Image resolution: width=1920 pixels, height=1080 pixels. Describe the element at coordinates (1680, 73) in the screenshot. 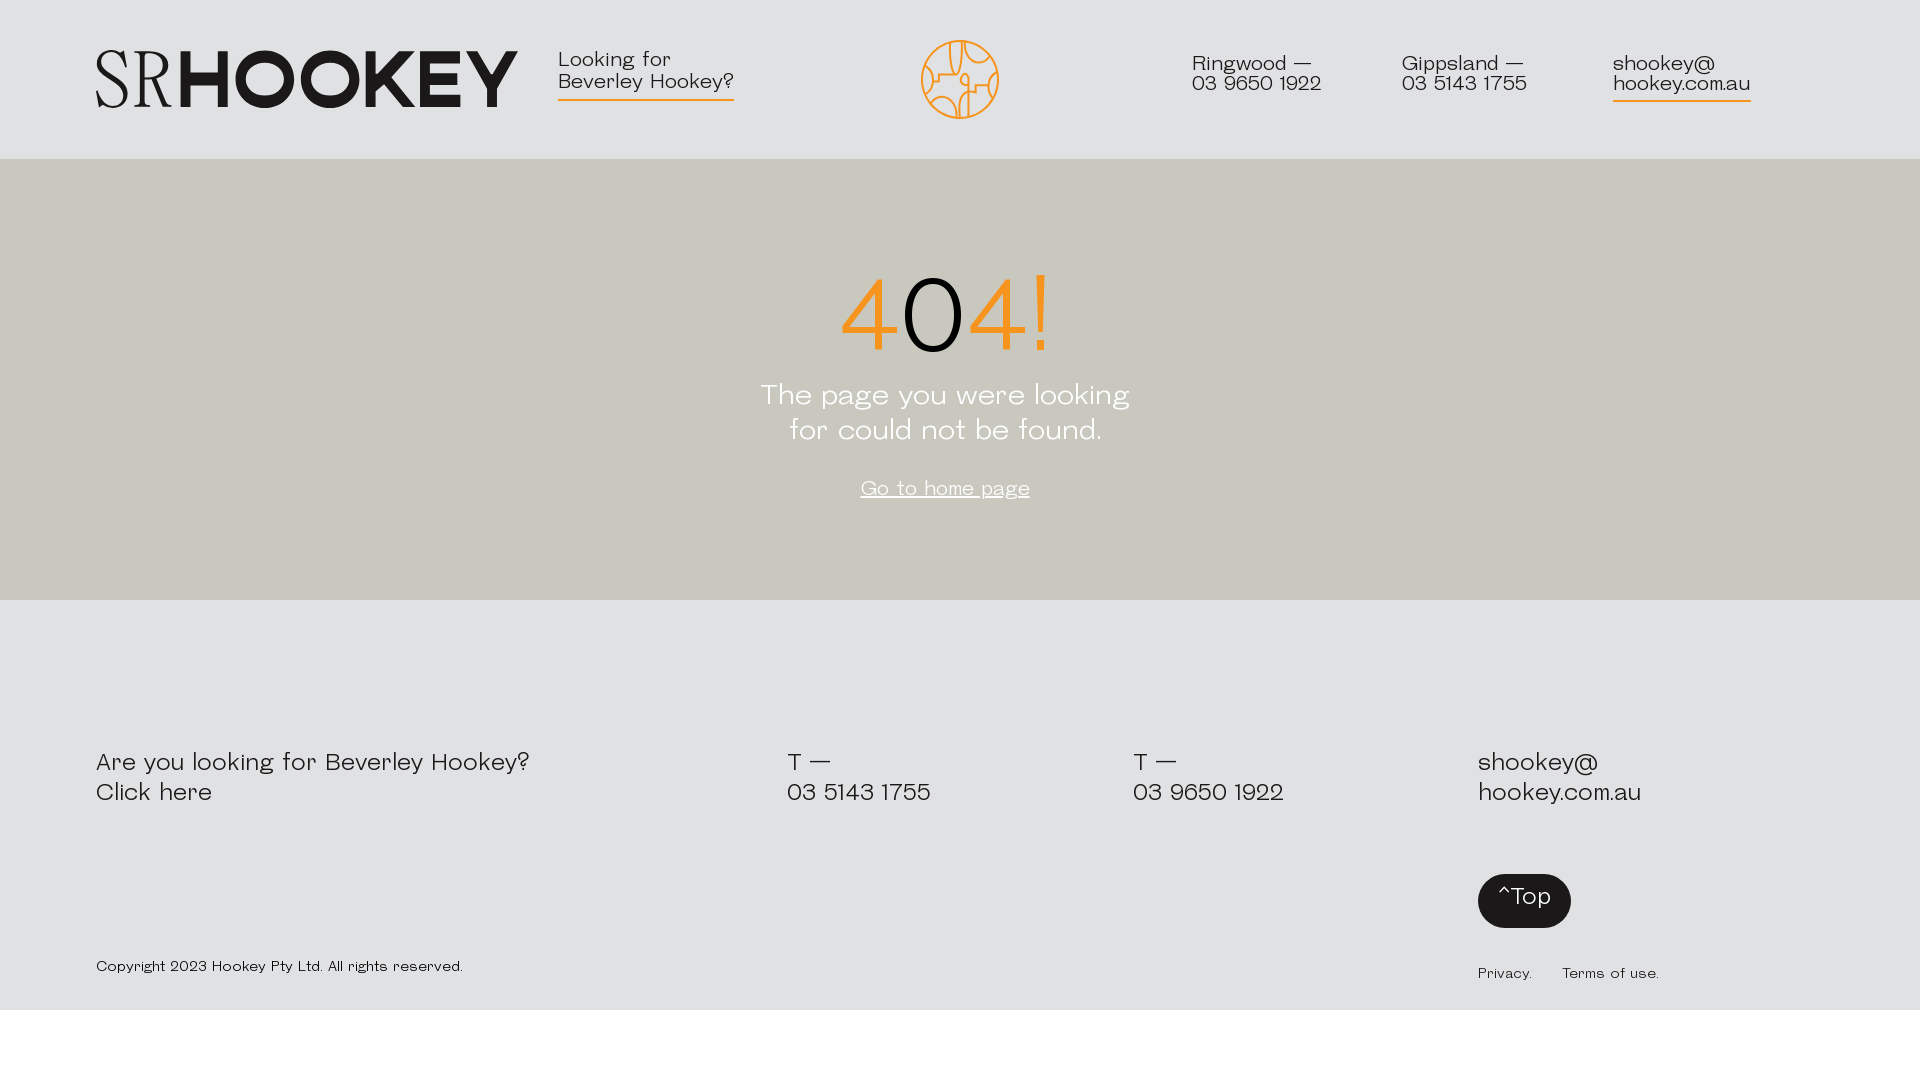

I see `'shookey@` at that location.